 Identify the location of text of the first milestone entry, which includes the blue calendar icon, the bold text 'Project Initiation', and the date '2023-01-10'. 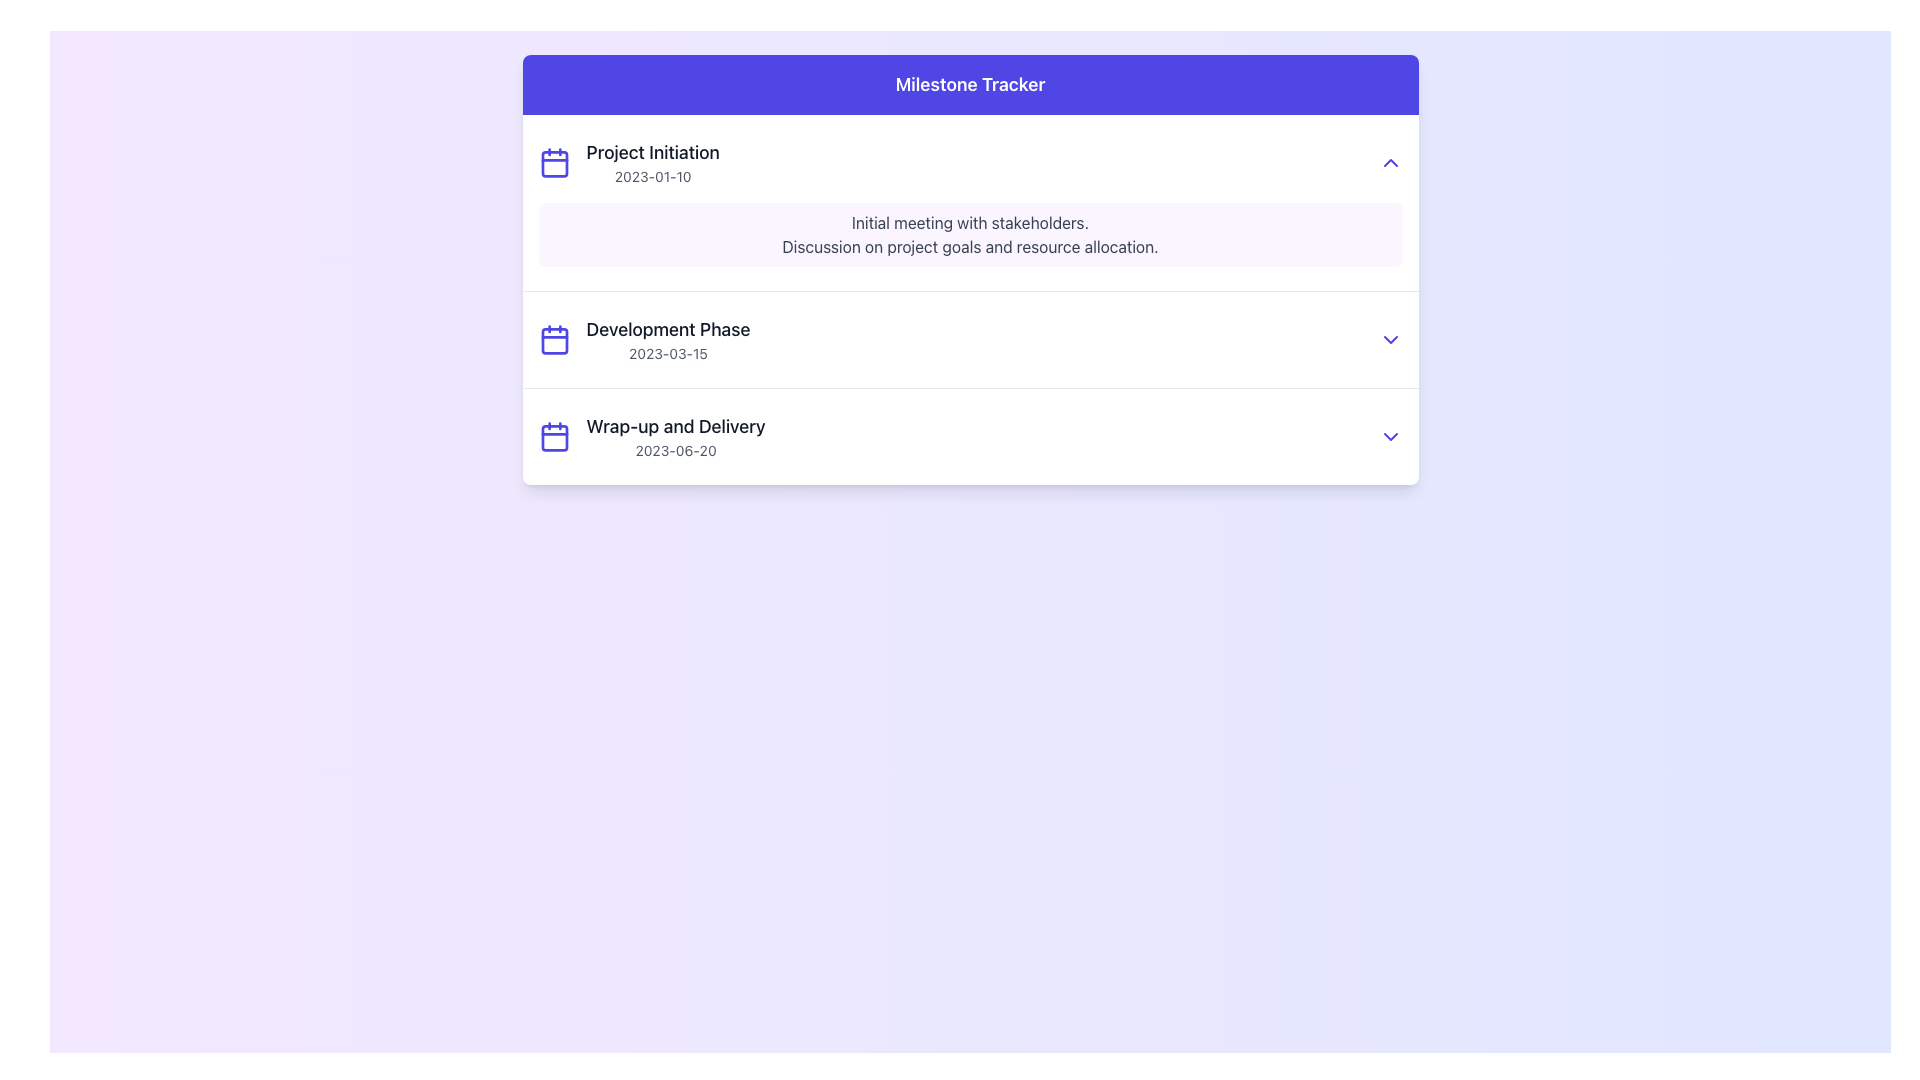
(628, 161).